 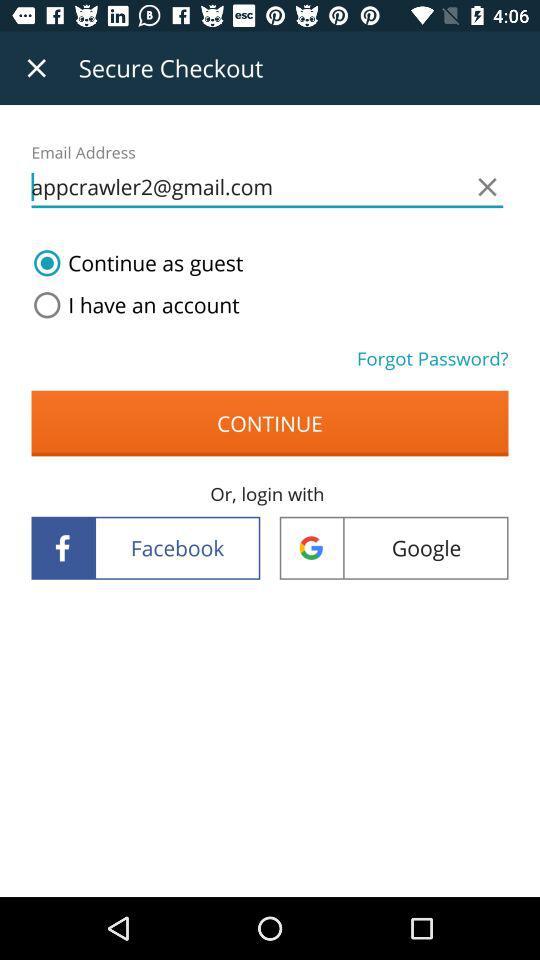 What do you see at coordinates (431, 358) in the screenshot?
I see `icon next to i have an icon` at bounding box center [431, 358].